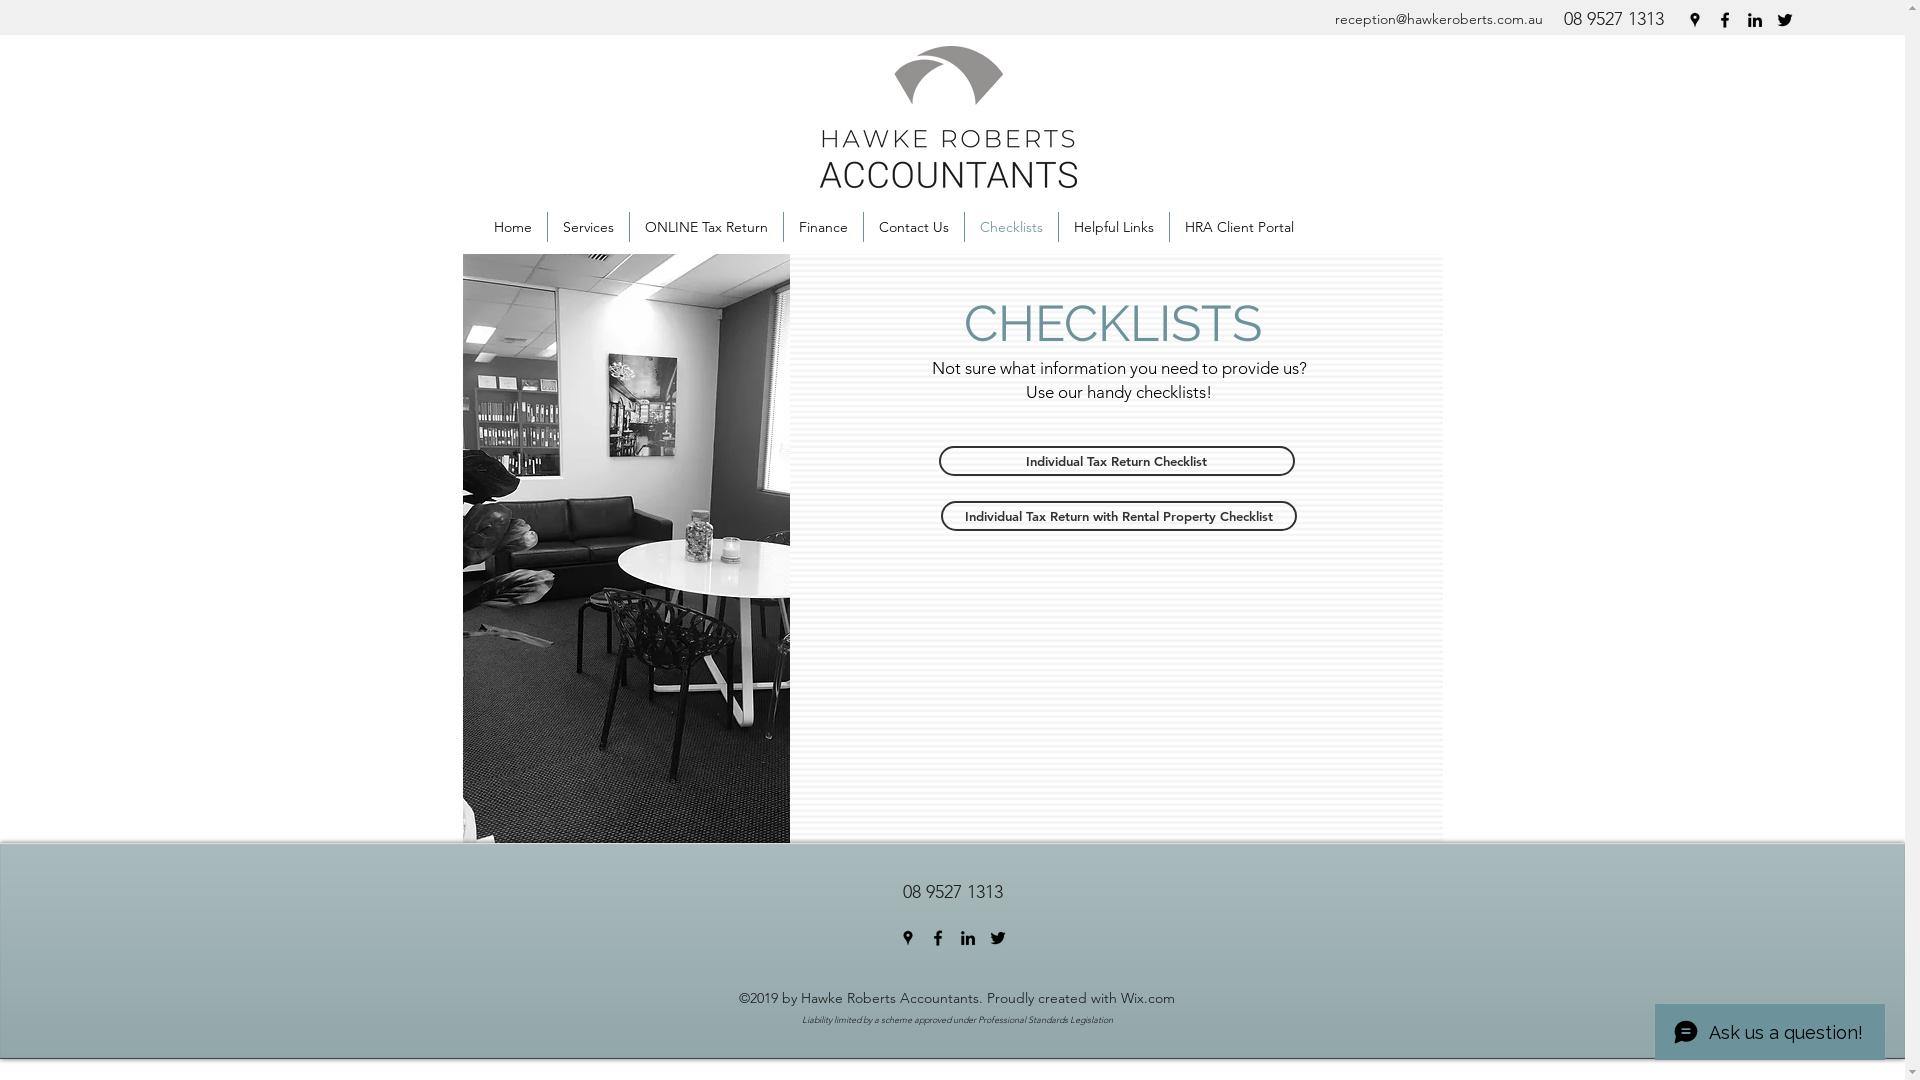 This screenshot has height=1080, width=1920. What do you see at coordinates (912, 226) in the screenshot?
I see `'Contact Us'` at bounding box center [912, 226].